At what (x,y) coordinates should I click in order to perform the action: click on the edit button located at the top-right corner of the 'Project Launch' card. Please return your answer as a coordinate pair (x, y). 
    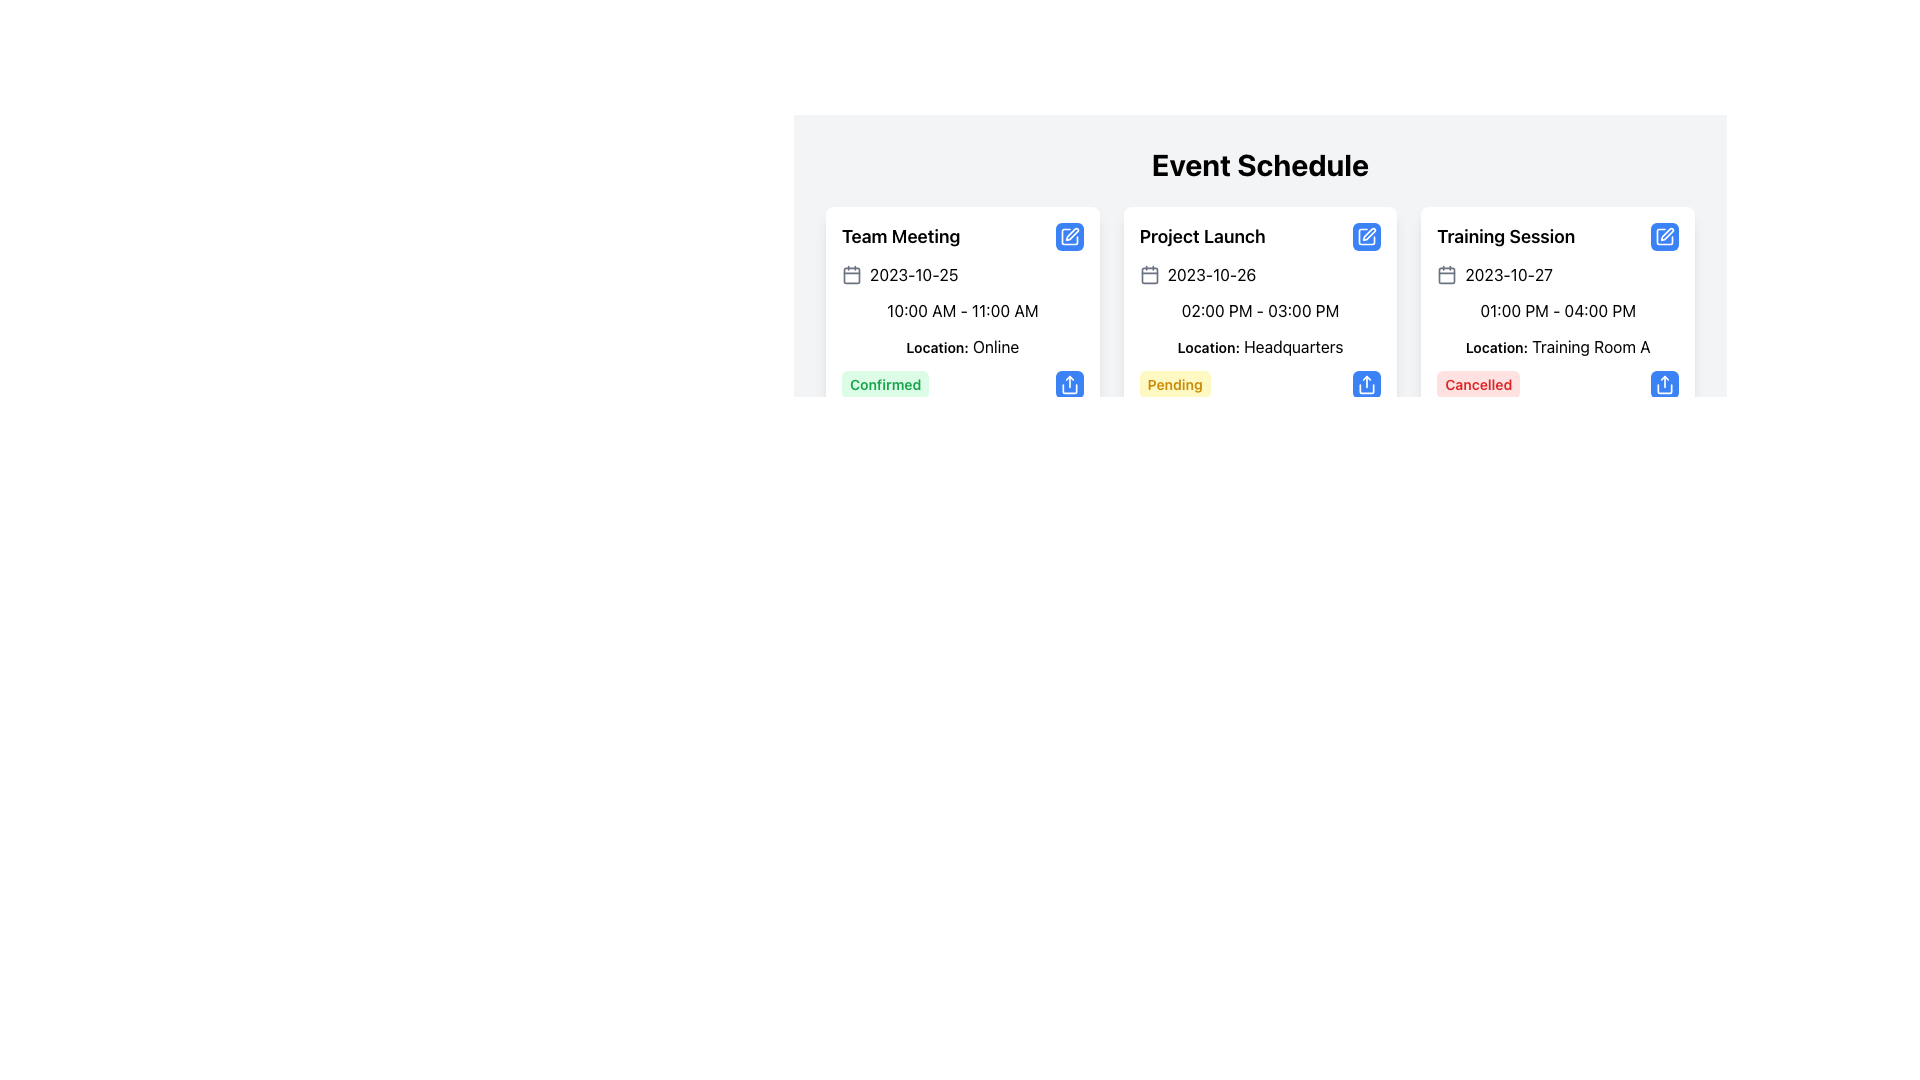
    Looking at the image, I should click on (1366, 235).